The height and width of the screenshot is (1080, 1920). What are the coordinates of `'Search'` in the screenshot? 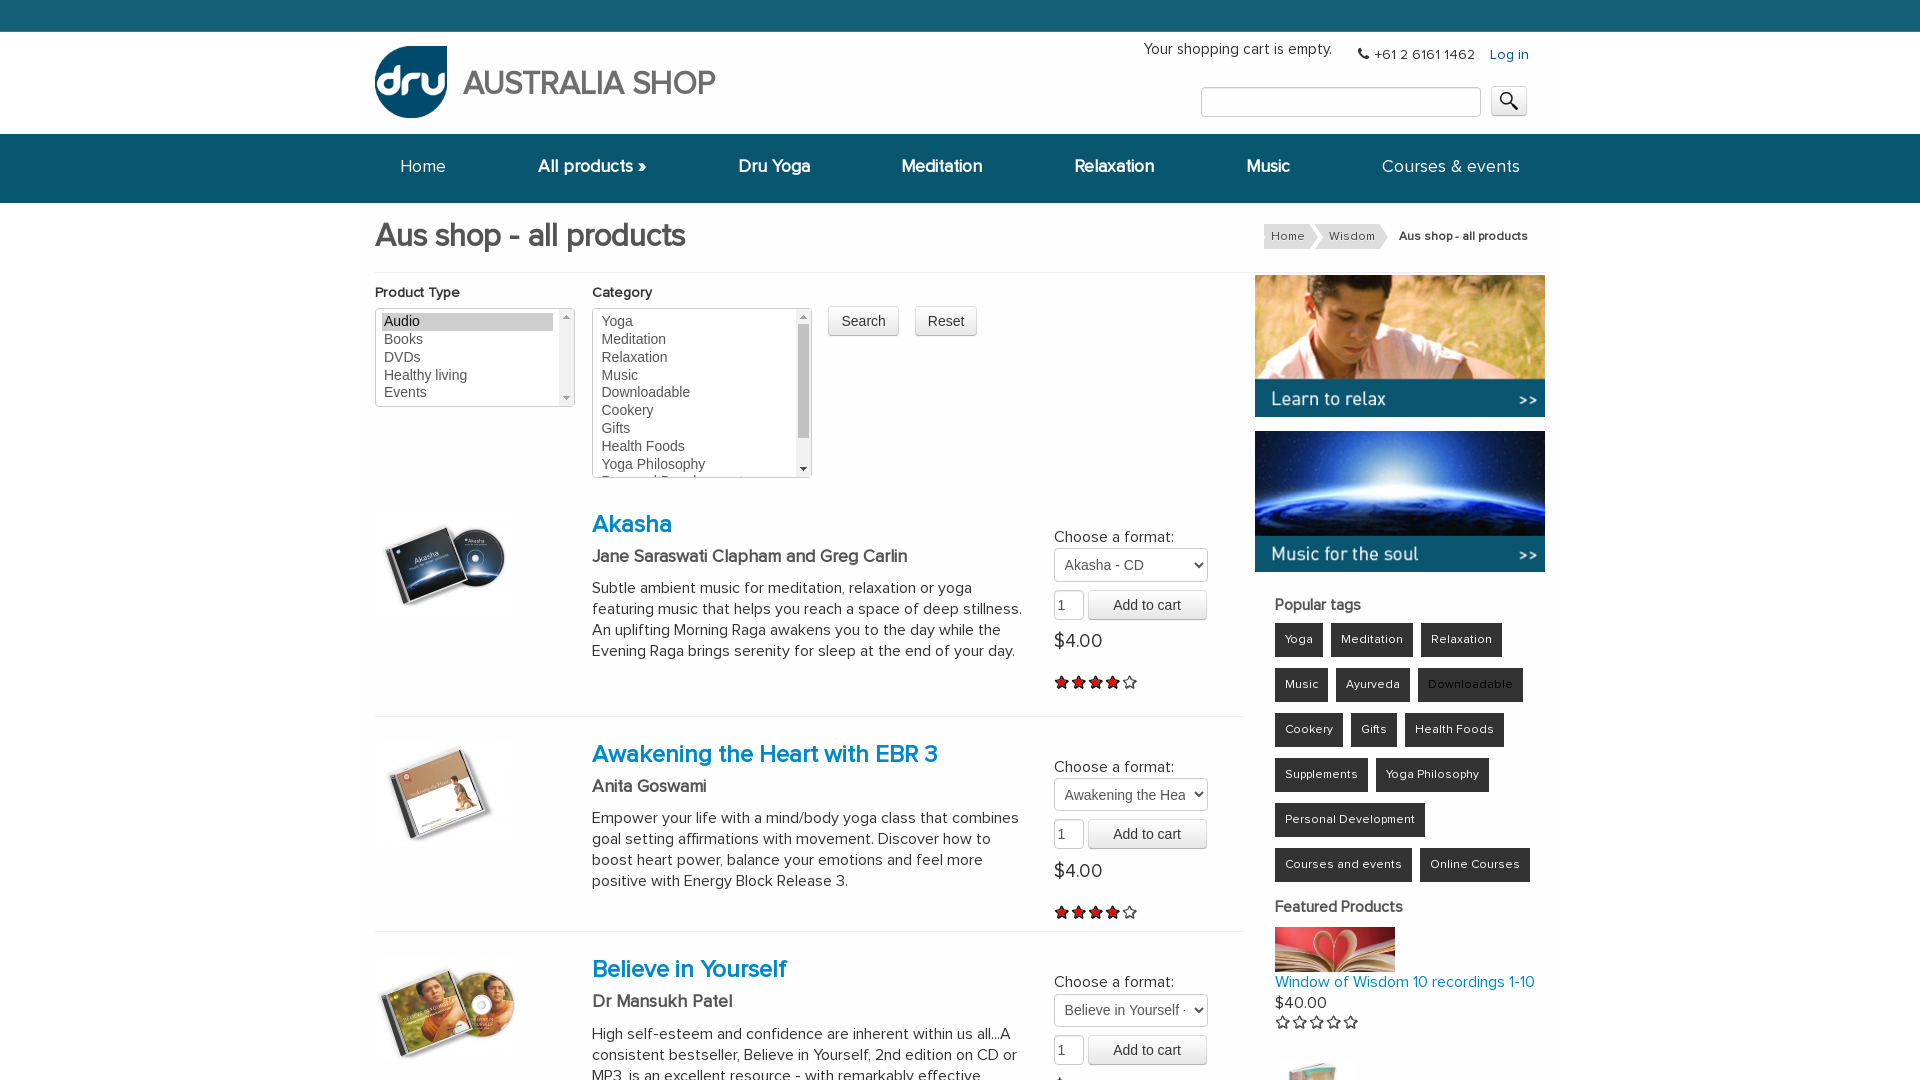 It's located at (828, 319).